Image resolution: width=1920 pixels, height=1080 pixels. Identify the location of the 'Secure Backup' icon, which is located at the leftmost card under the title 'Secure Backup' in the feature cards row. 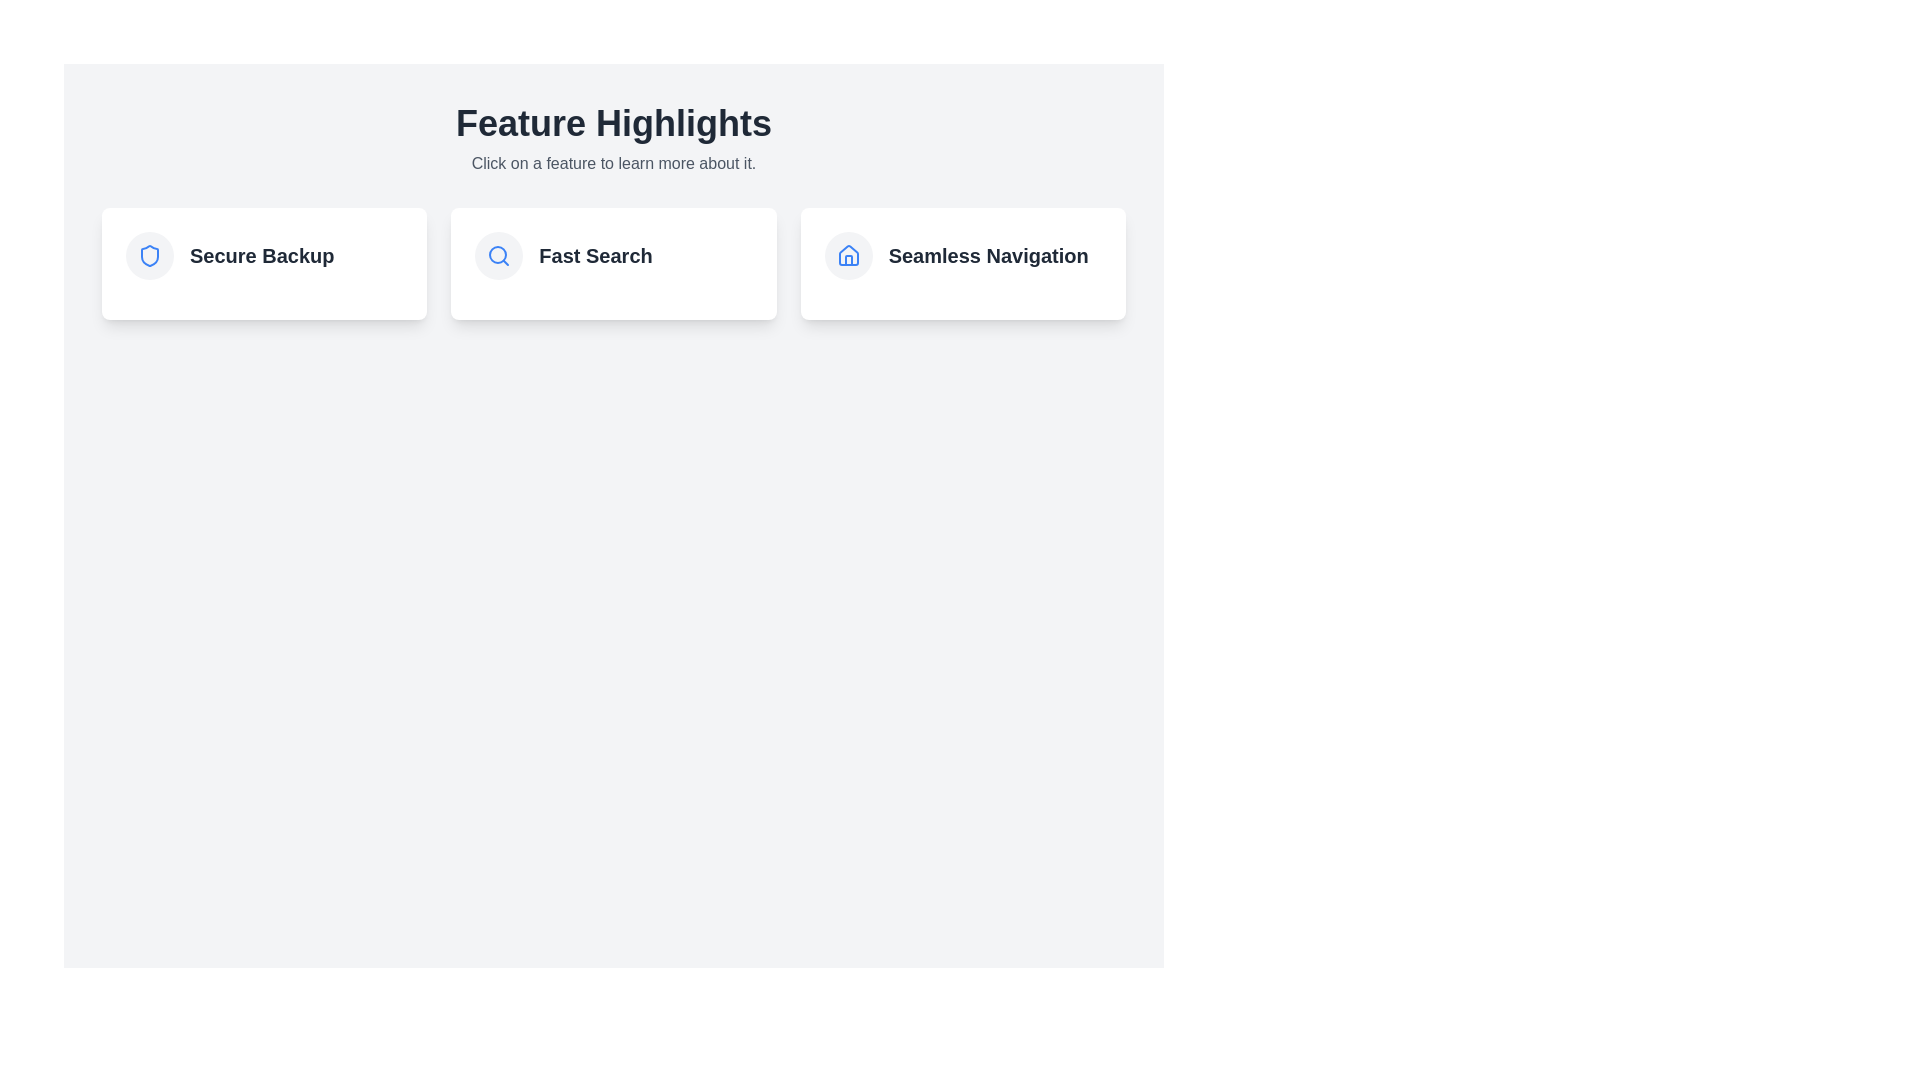
(148, 254).